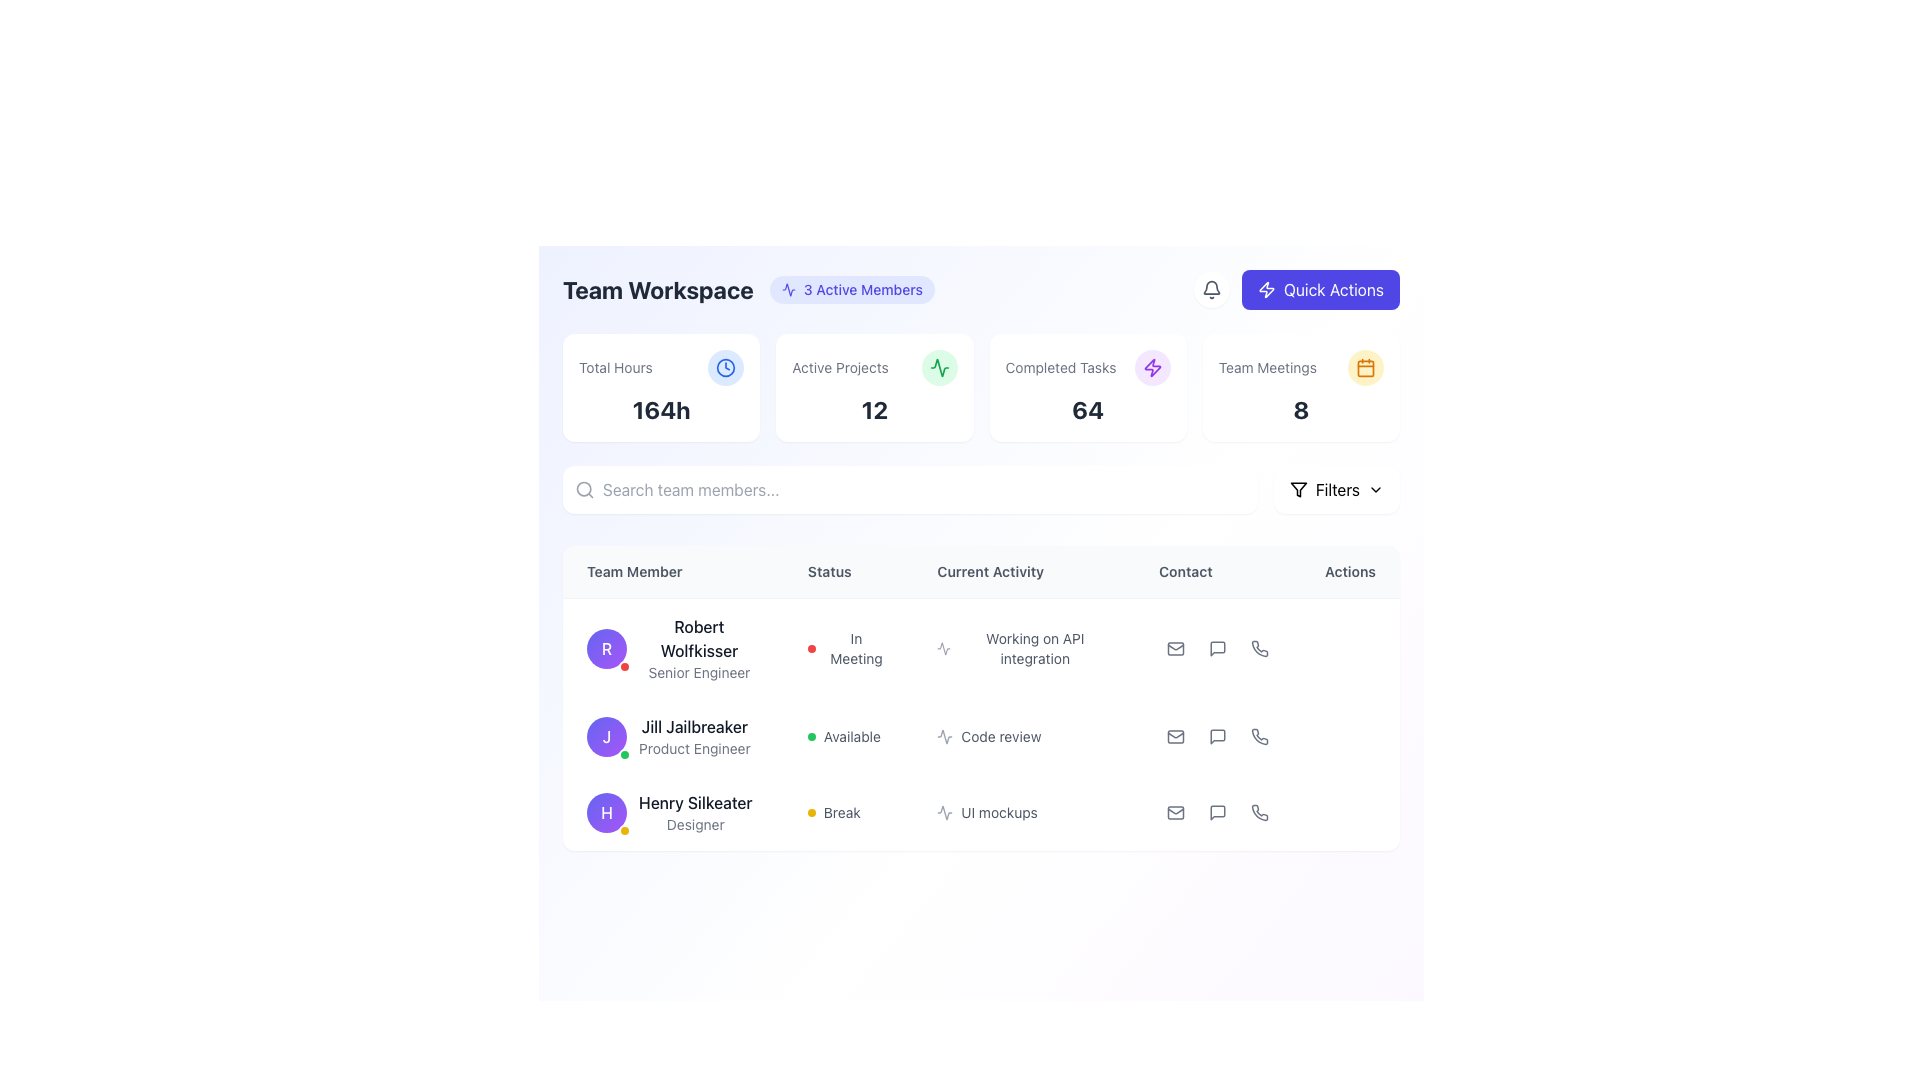 Image resolution: width=1920 pixels, height=1080 pixels. I want to click on the 'Quick Actions' text label located within a button in the top-right corner of the interface to interact with the button, so click(1333, 289).